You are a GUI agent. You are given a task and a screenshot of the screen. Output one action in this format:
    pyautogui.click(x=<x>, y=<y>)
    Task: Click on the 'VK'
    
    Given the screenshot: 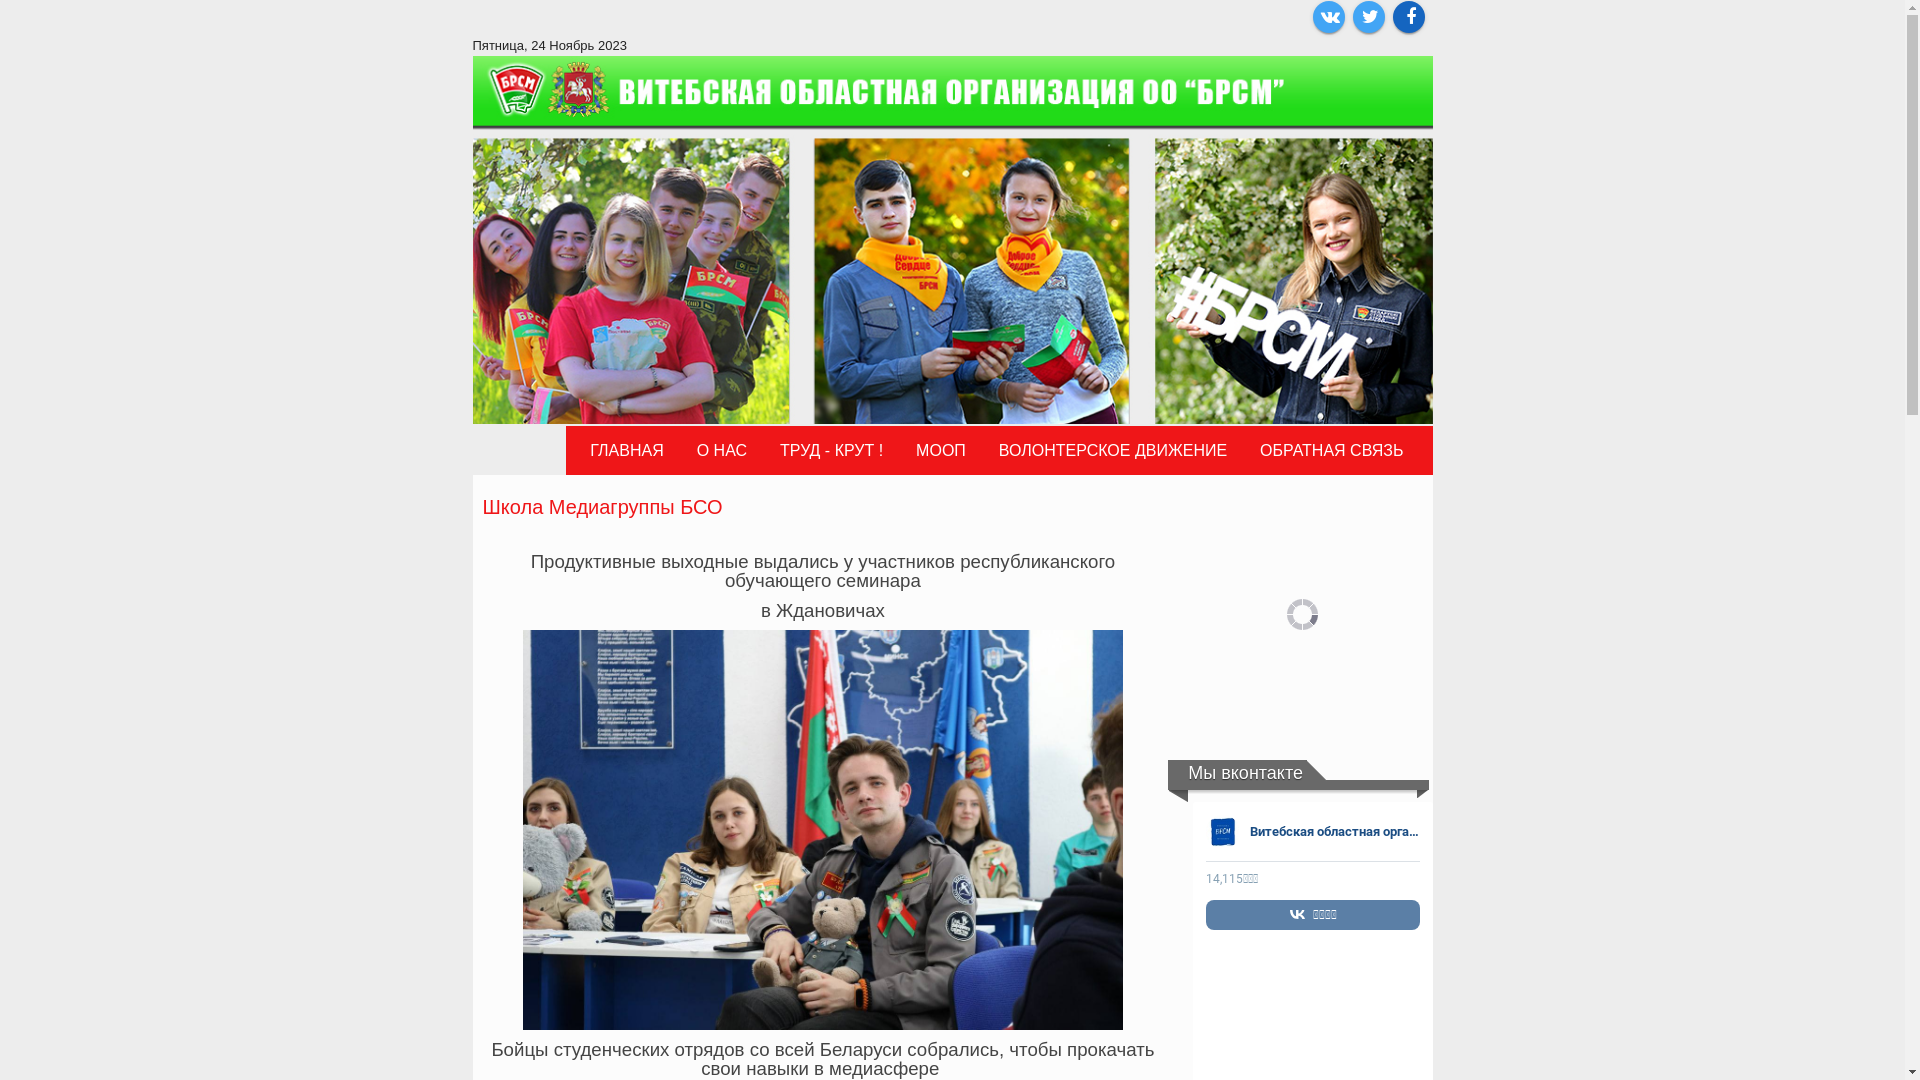 What is the action you would take?
    pyautogui.click(x=1328, y=16)
    